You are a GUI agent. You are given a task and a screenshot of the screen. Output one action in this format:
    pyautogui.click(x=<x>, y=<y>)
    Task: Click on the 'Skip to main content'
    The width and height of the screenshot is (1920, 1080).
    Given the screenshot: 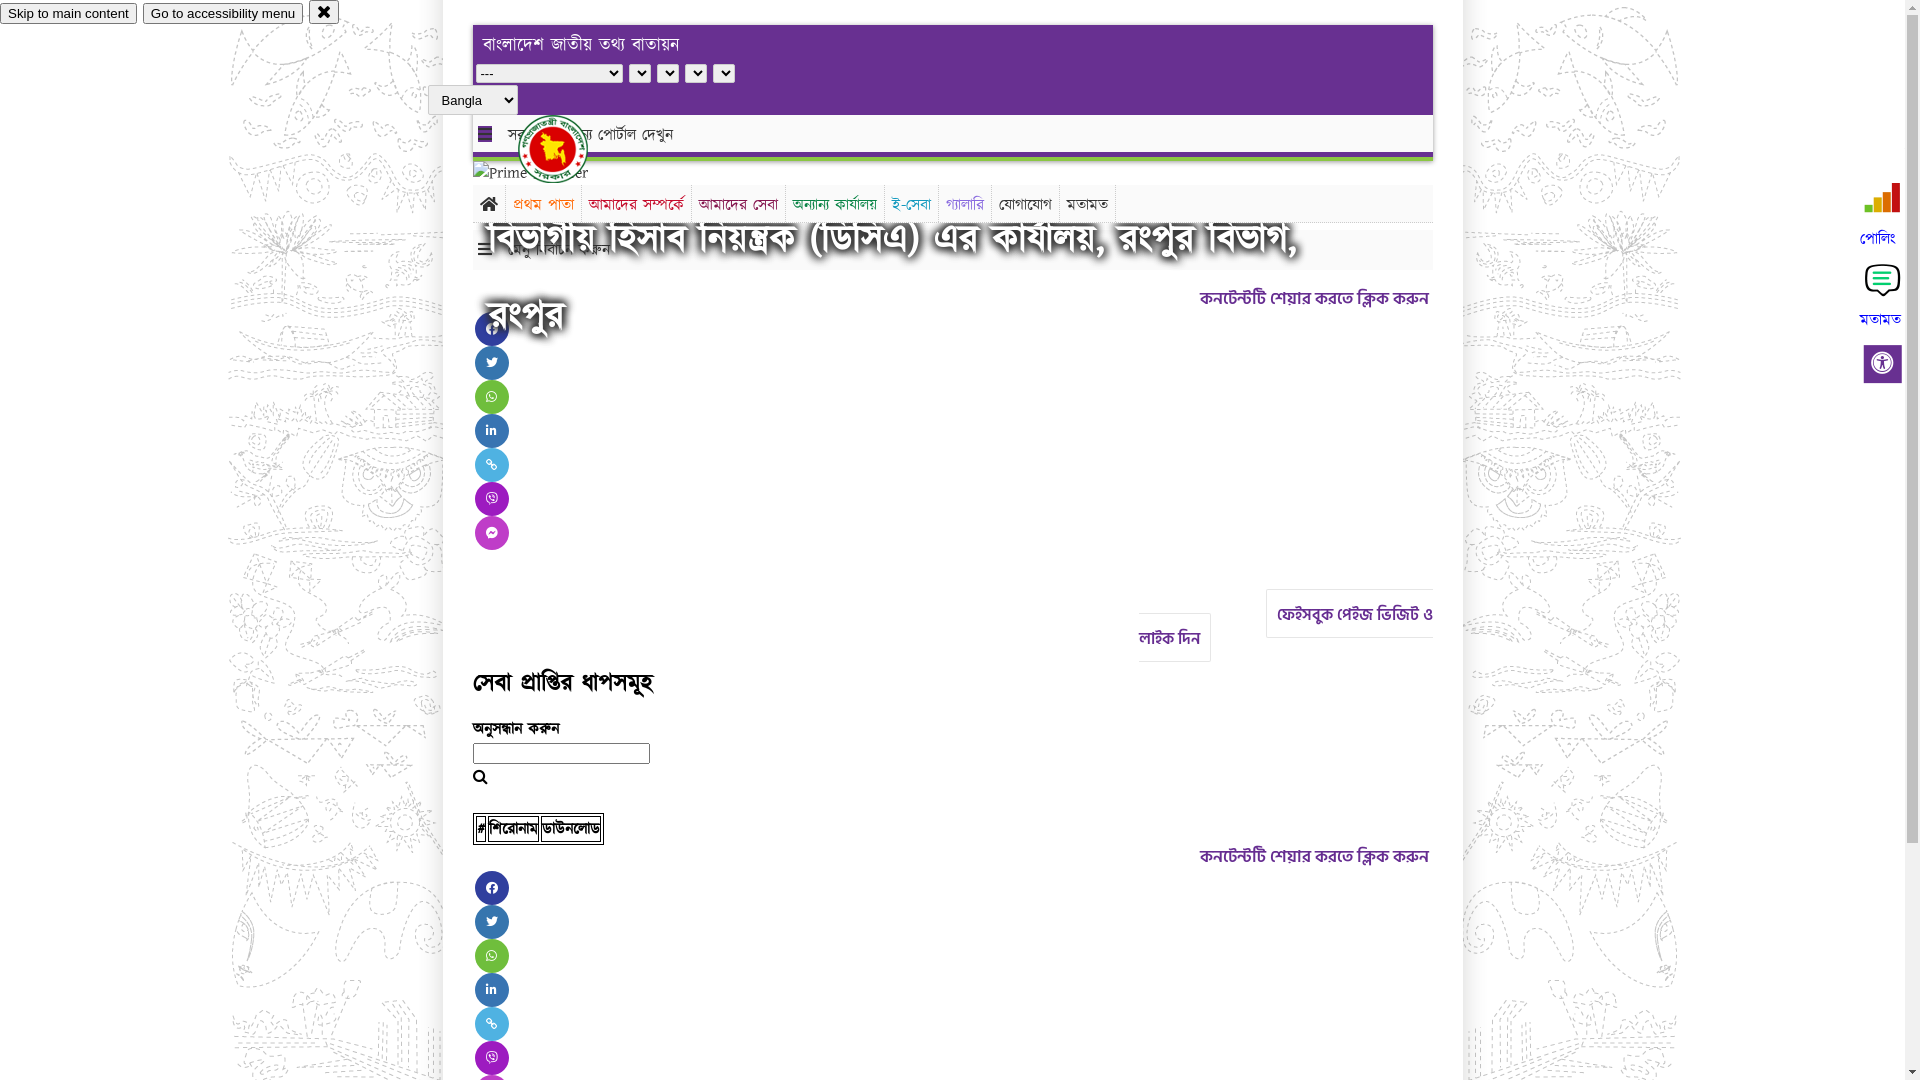 What is the action you would take?
    pyautogui.click(x=0, y=13)
    